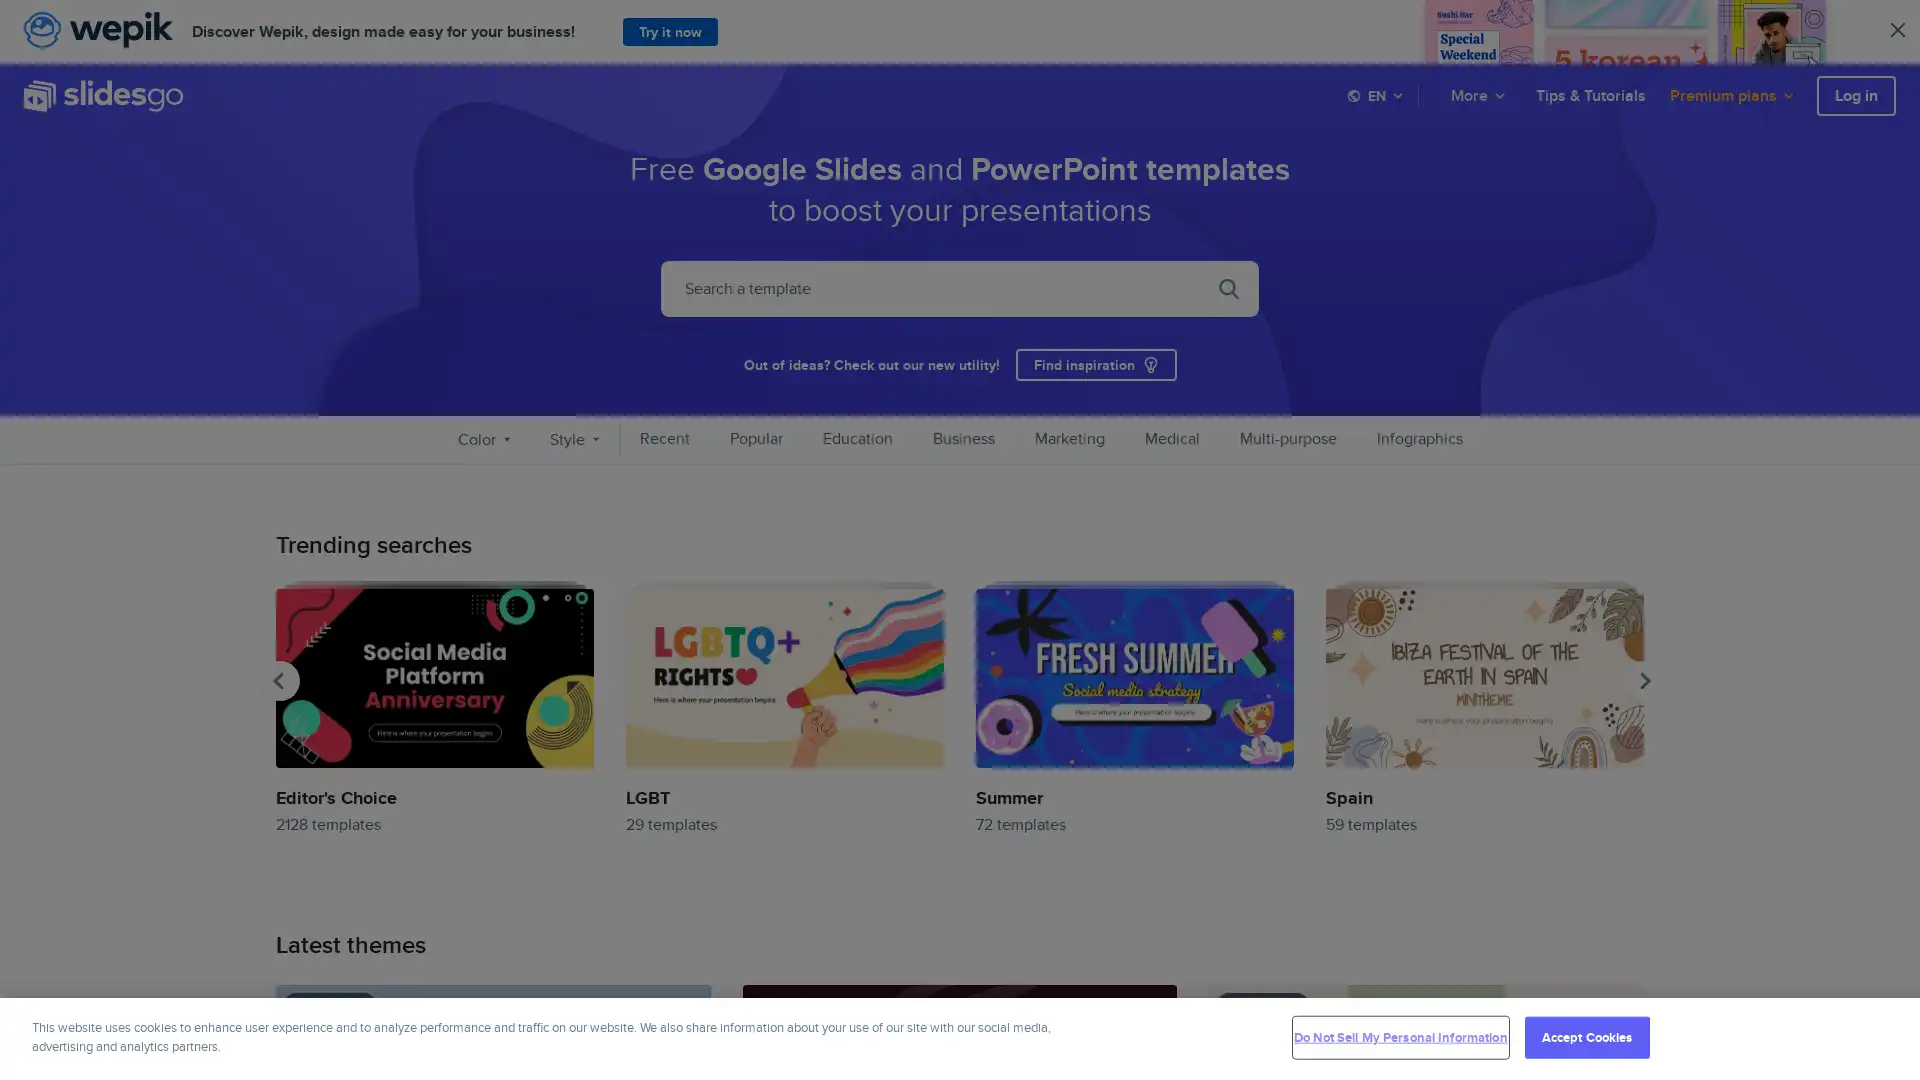  What do you see at coordinates (1227, 288) in the screenshot?
I see `Search button` at bounding box center [1227, 288].